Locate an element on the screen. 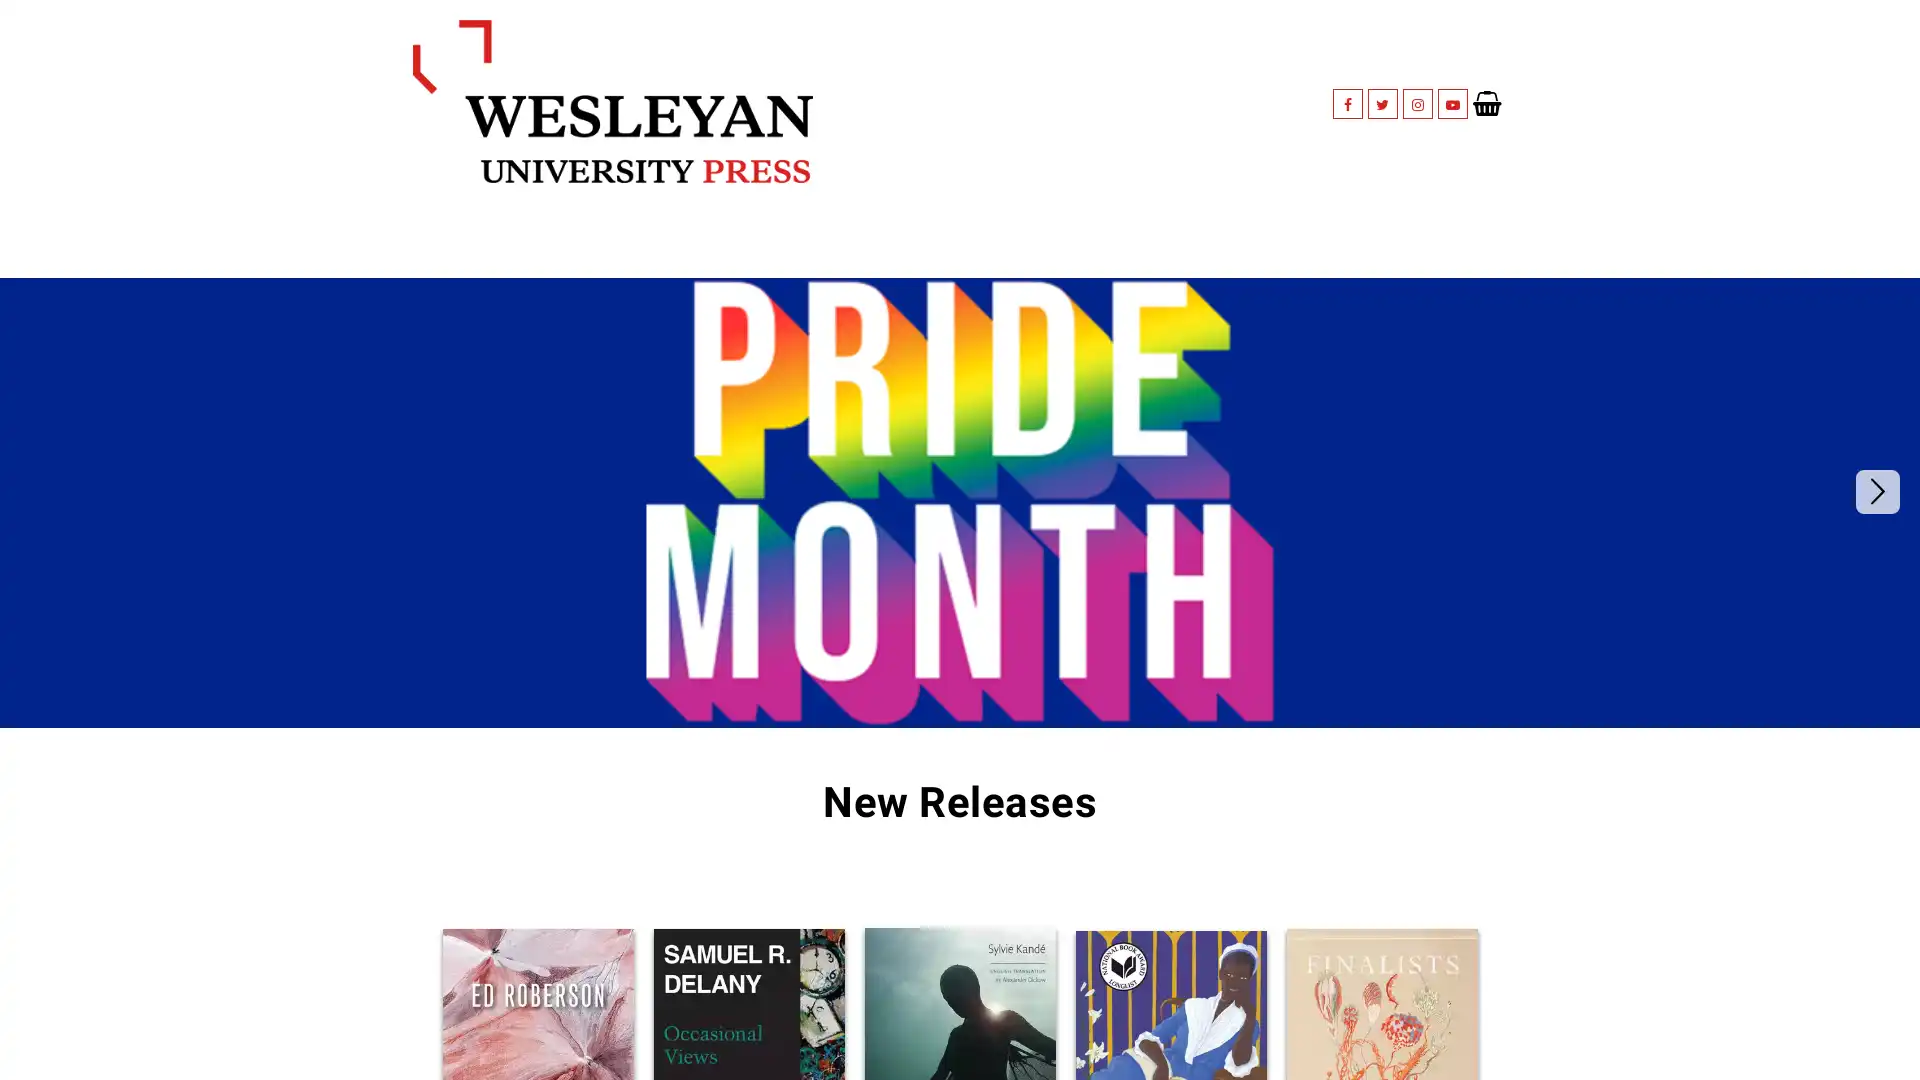  SEARCH is located at coordinates (1453, 226).